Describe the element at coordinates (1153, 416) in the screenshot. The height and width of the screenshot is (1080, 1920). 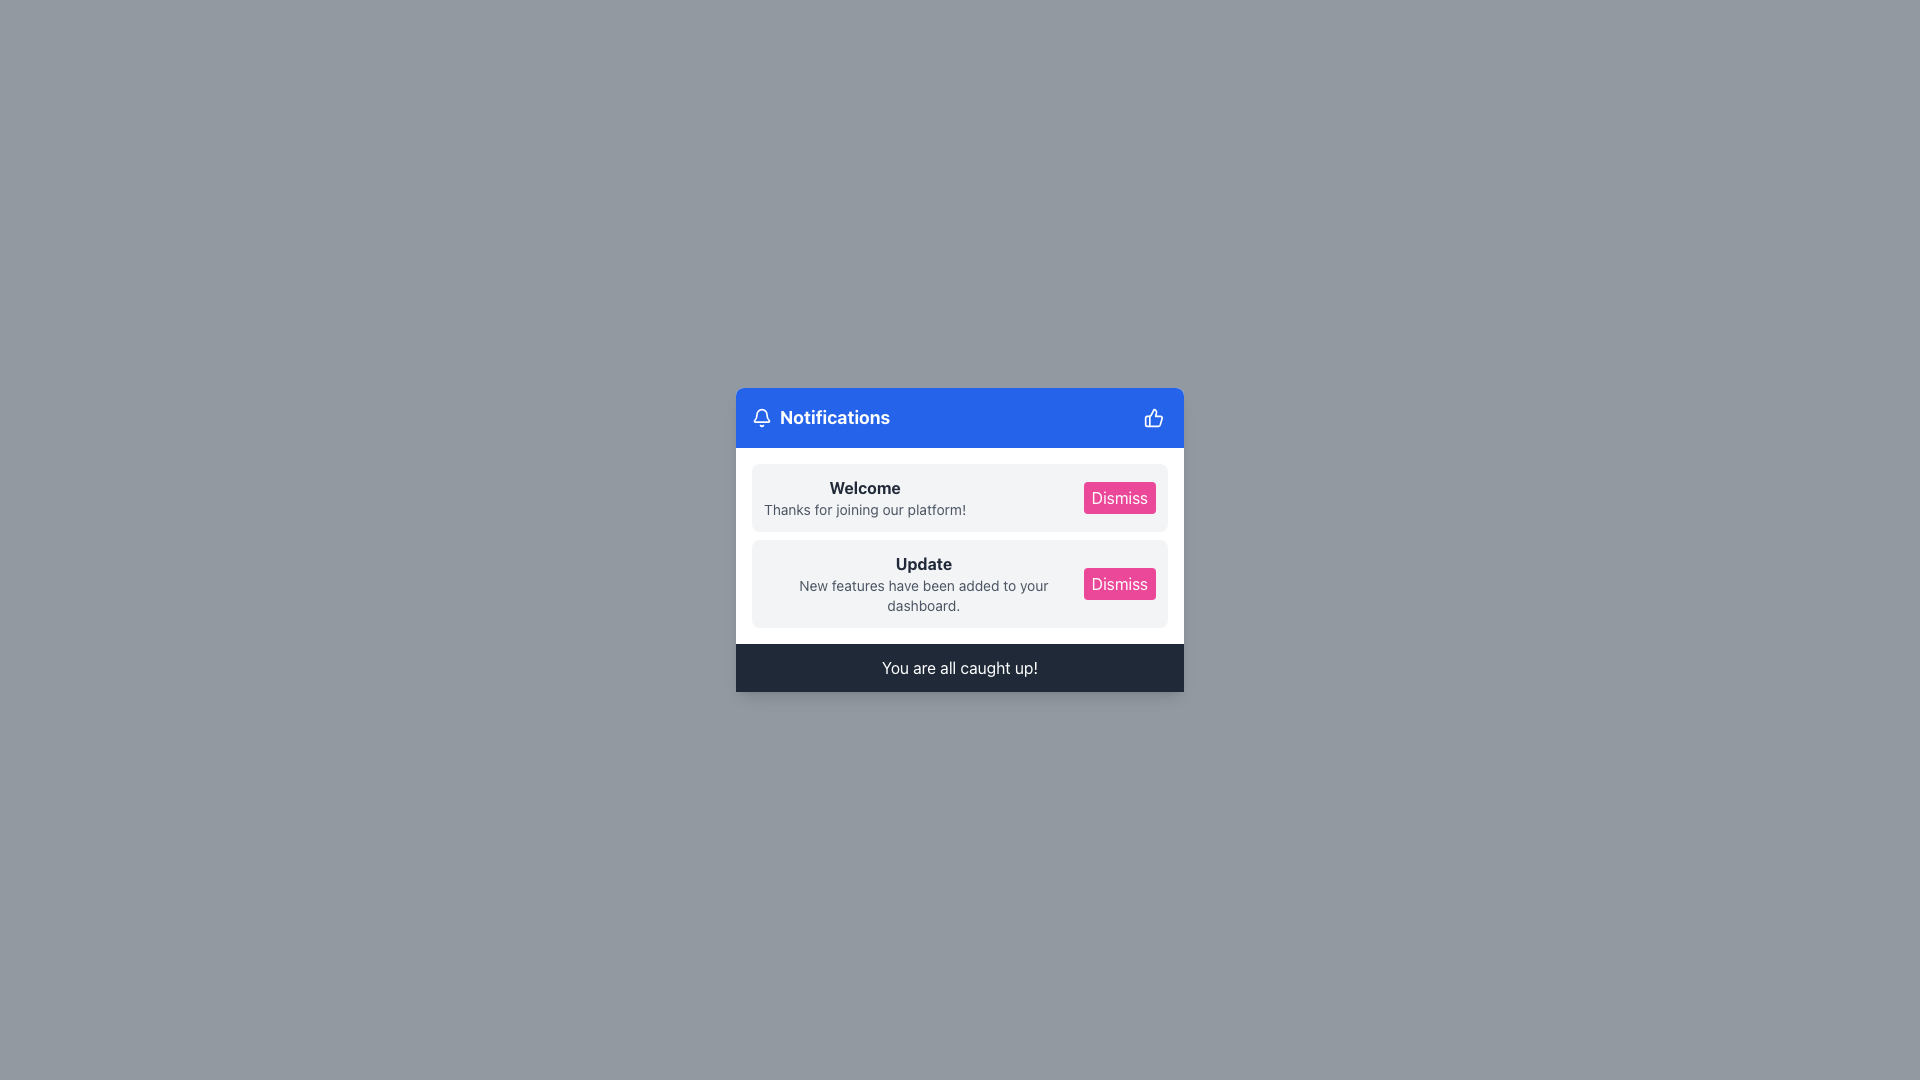
I see `the 'like' button located at the top-right corner of the blue title bar labeled 'Notifications' to express approval` at that location.